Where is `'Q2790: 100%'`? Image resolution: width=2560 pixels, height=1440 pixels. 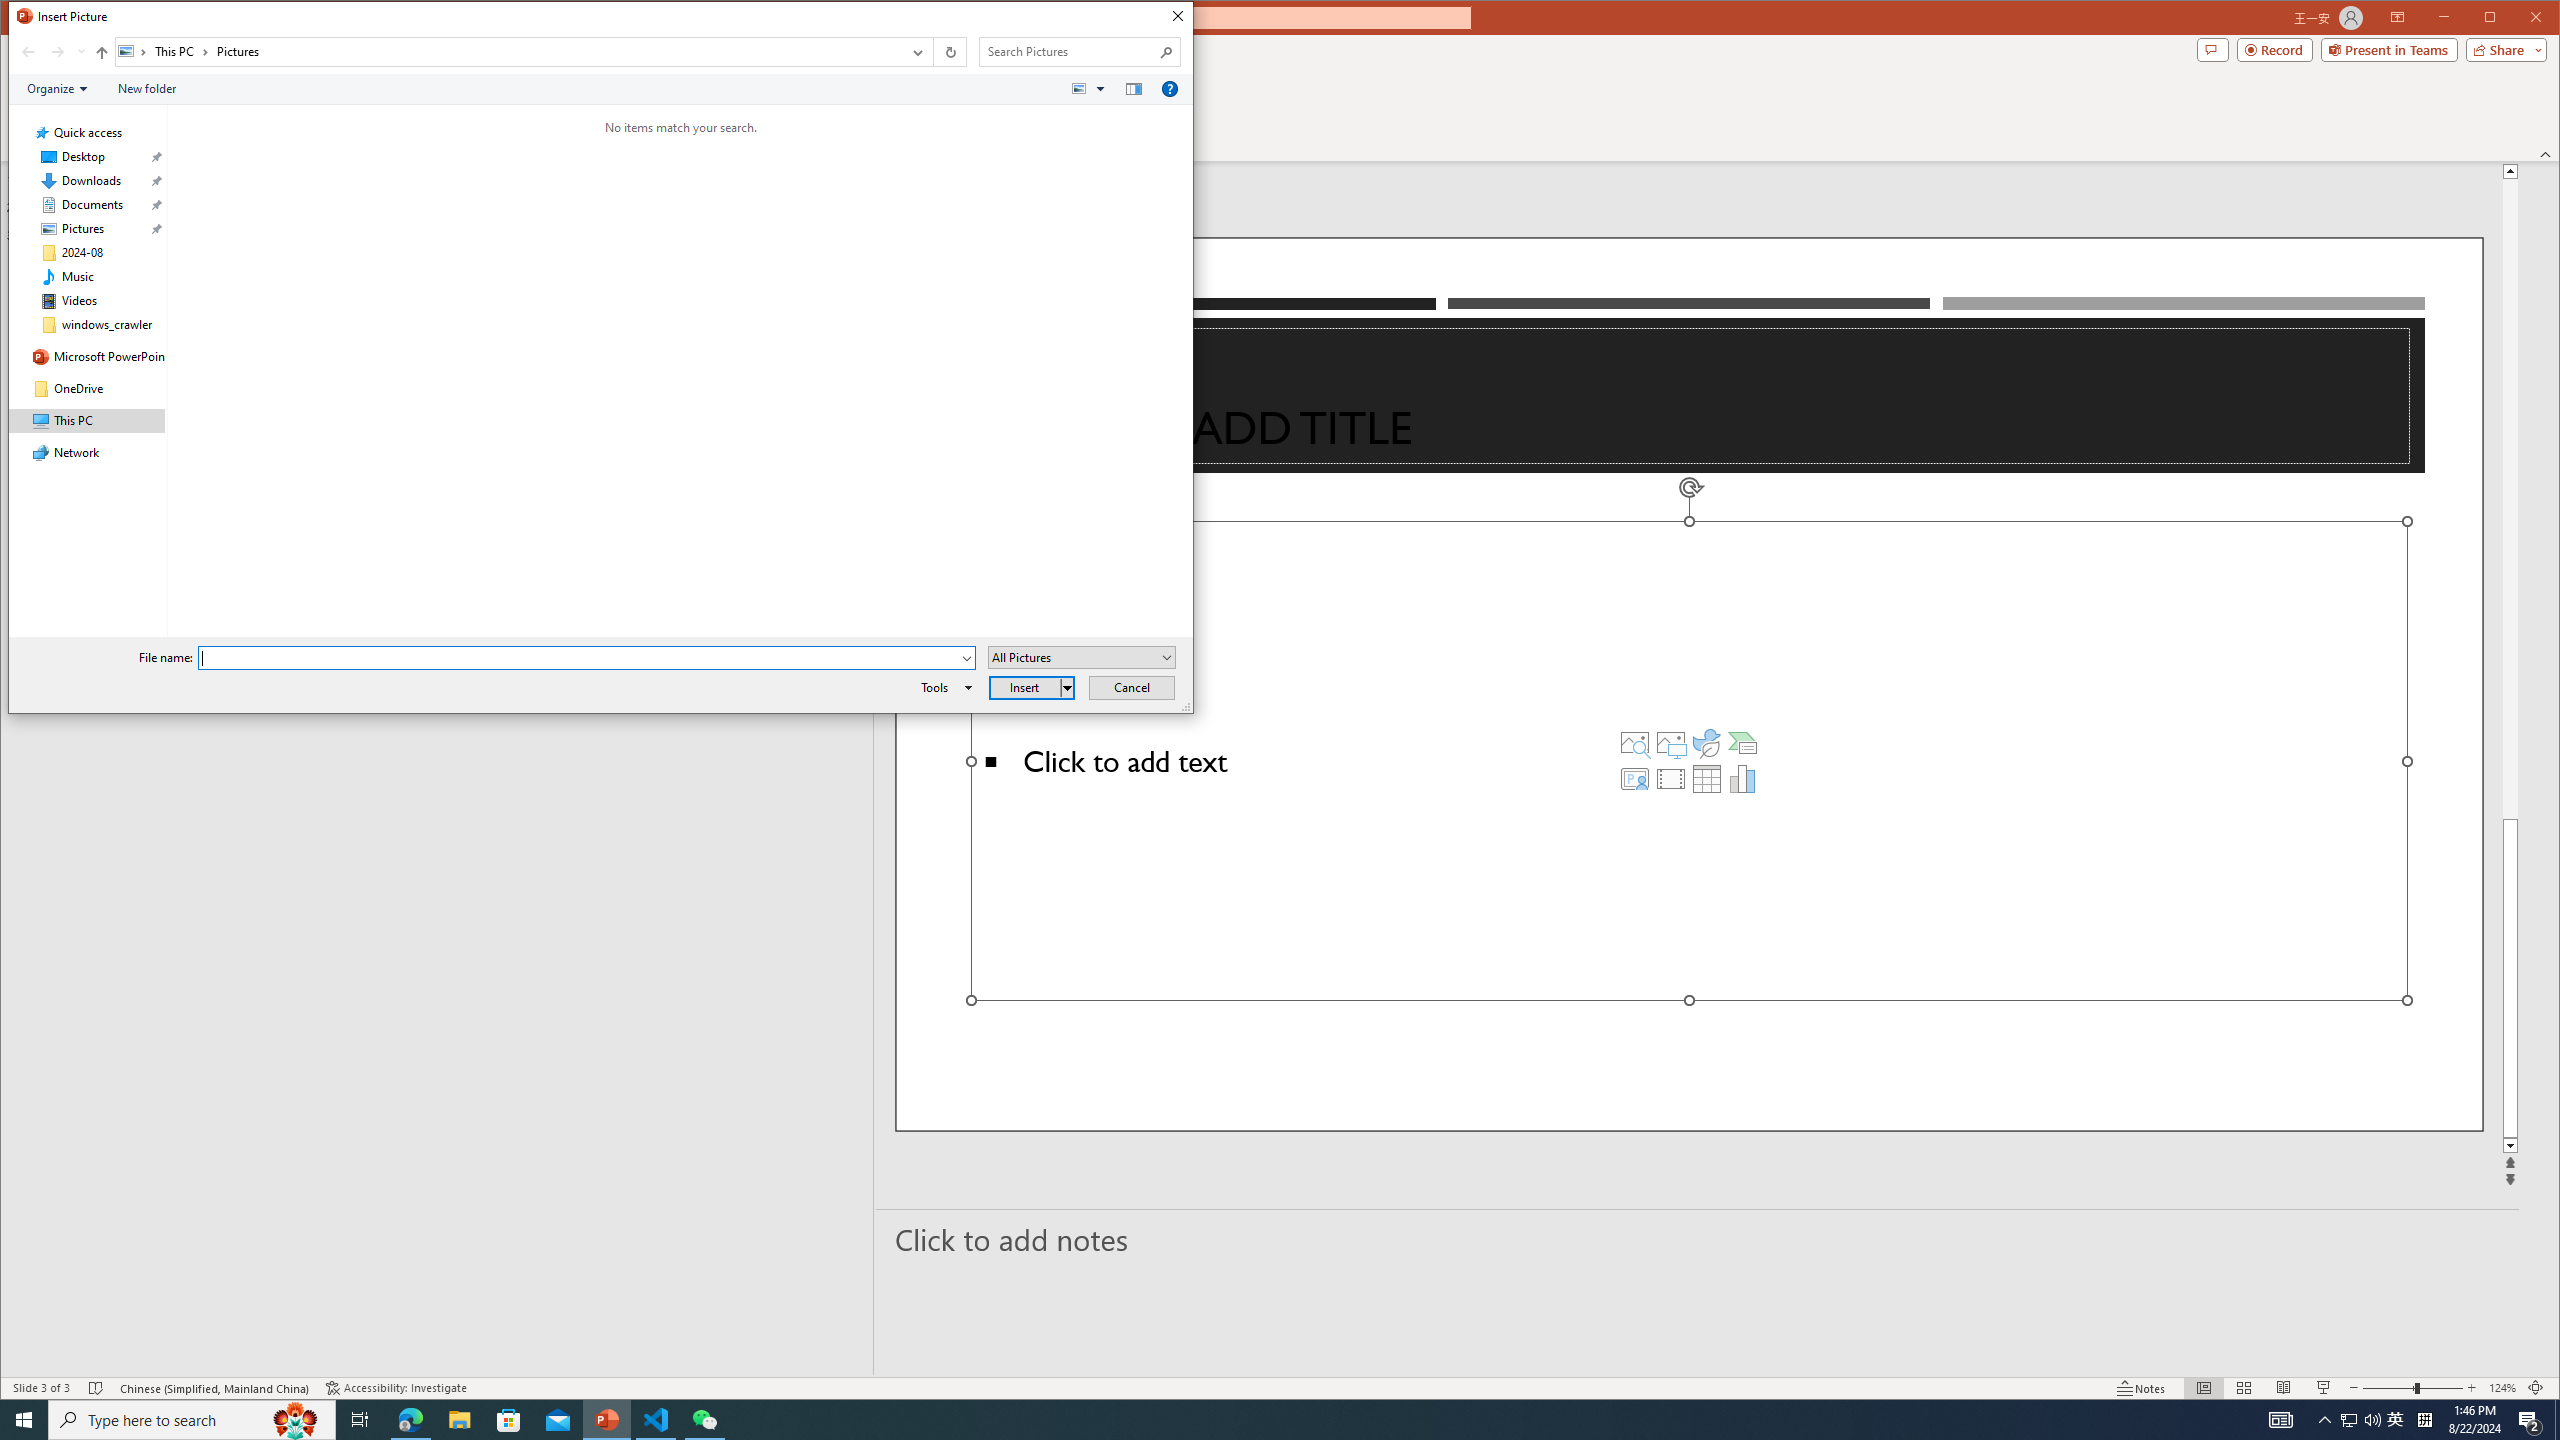 'Q2790: 100%' is located at coordinates (2372, 1418).